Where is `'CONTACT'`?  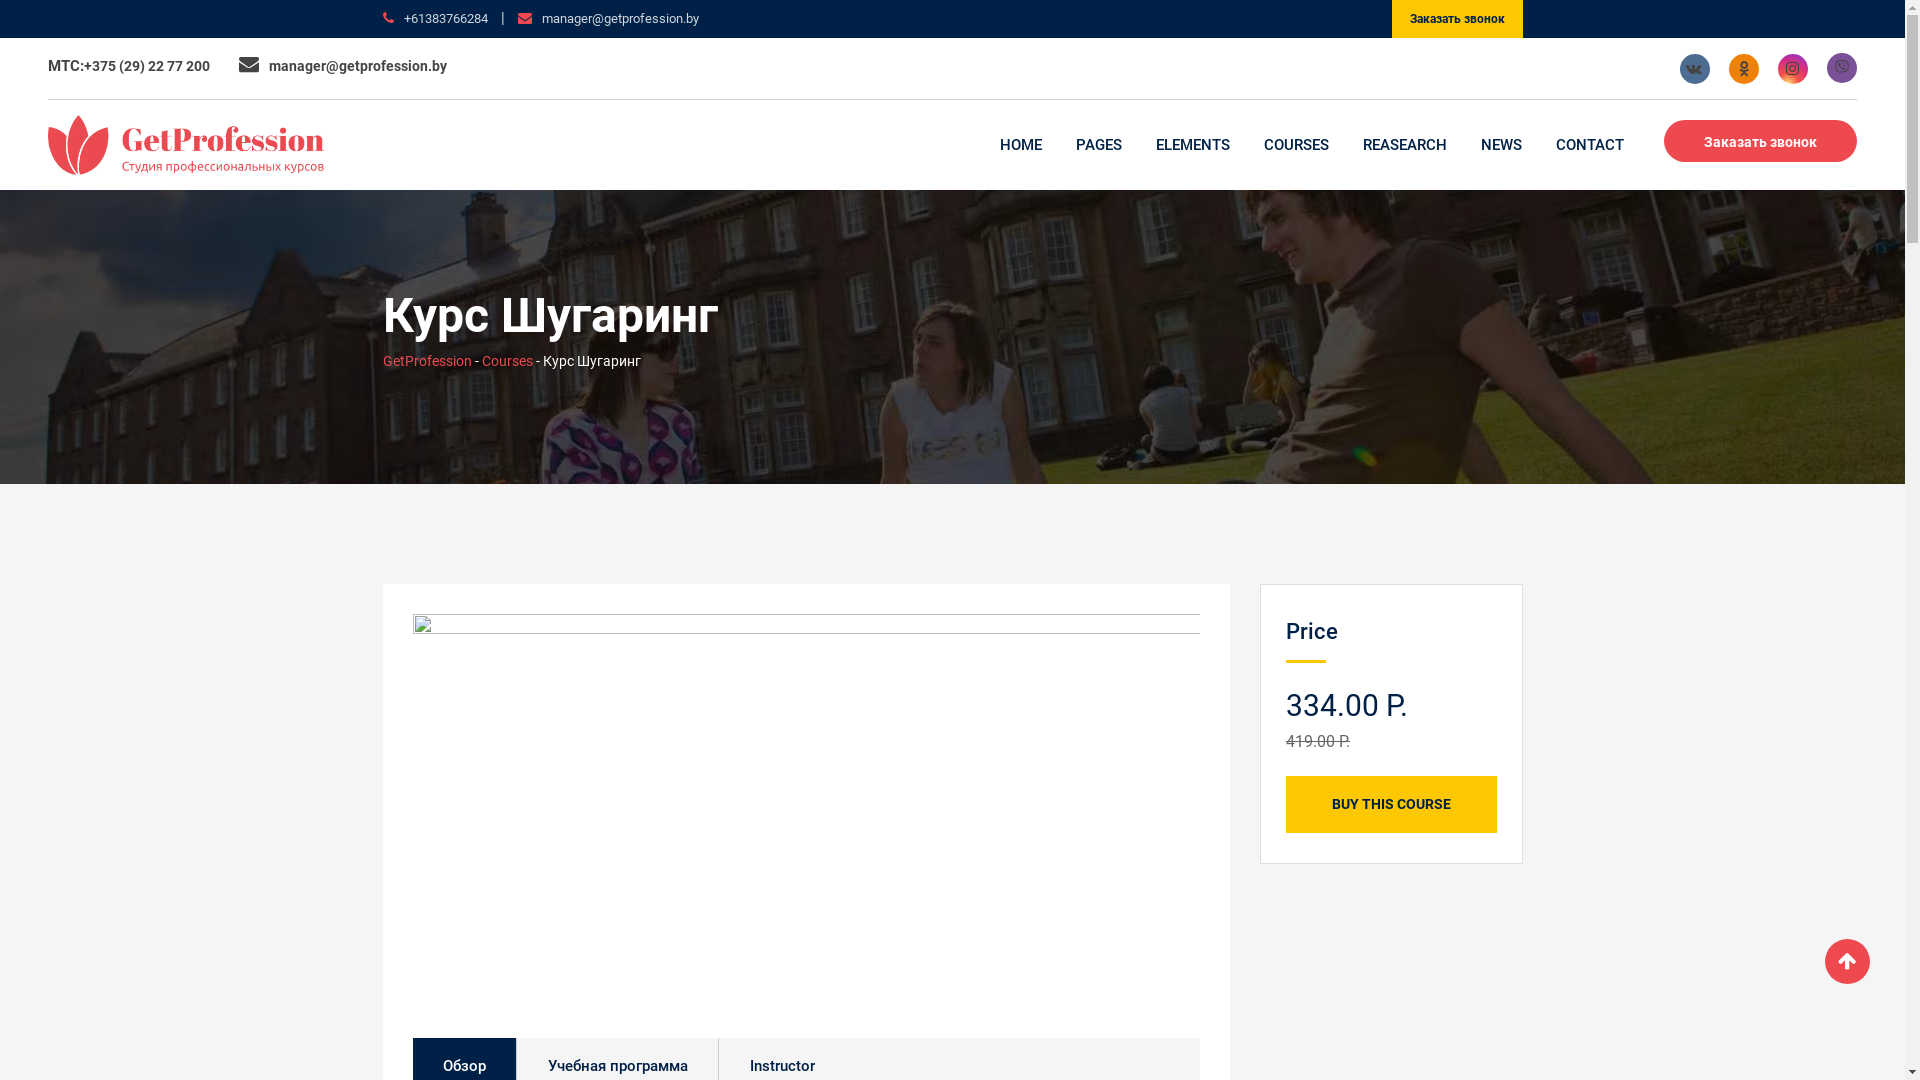 'CONTACT' is located at coordinates (1588, 144).